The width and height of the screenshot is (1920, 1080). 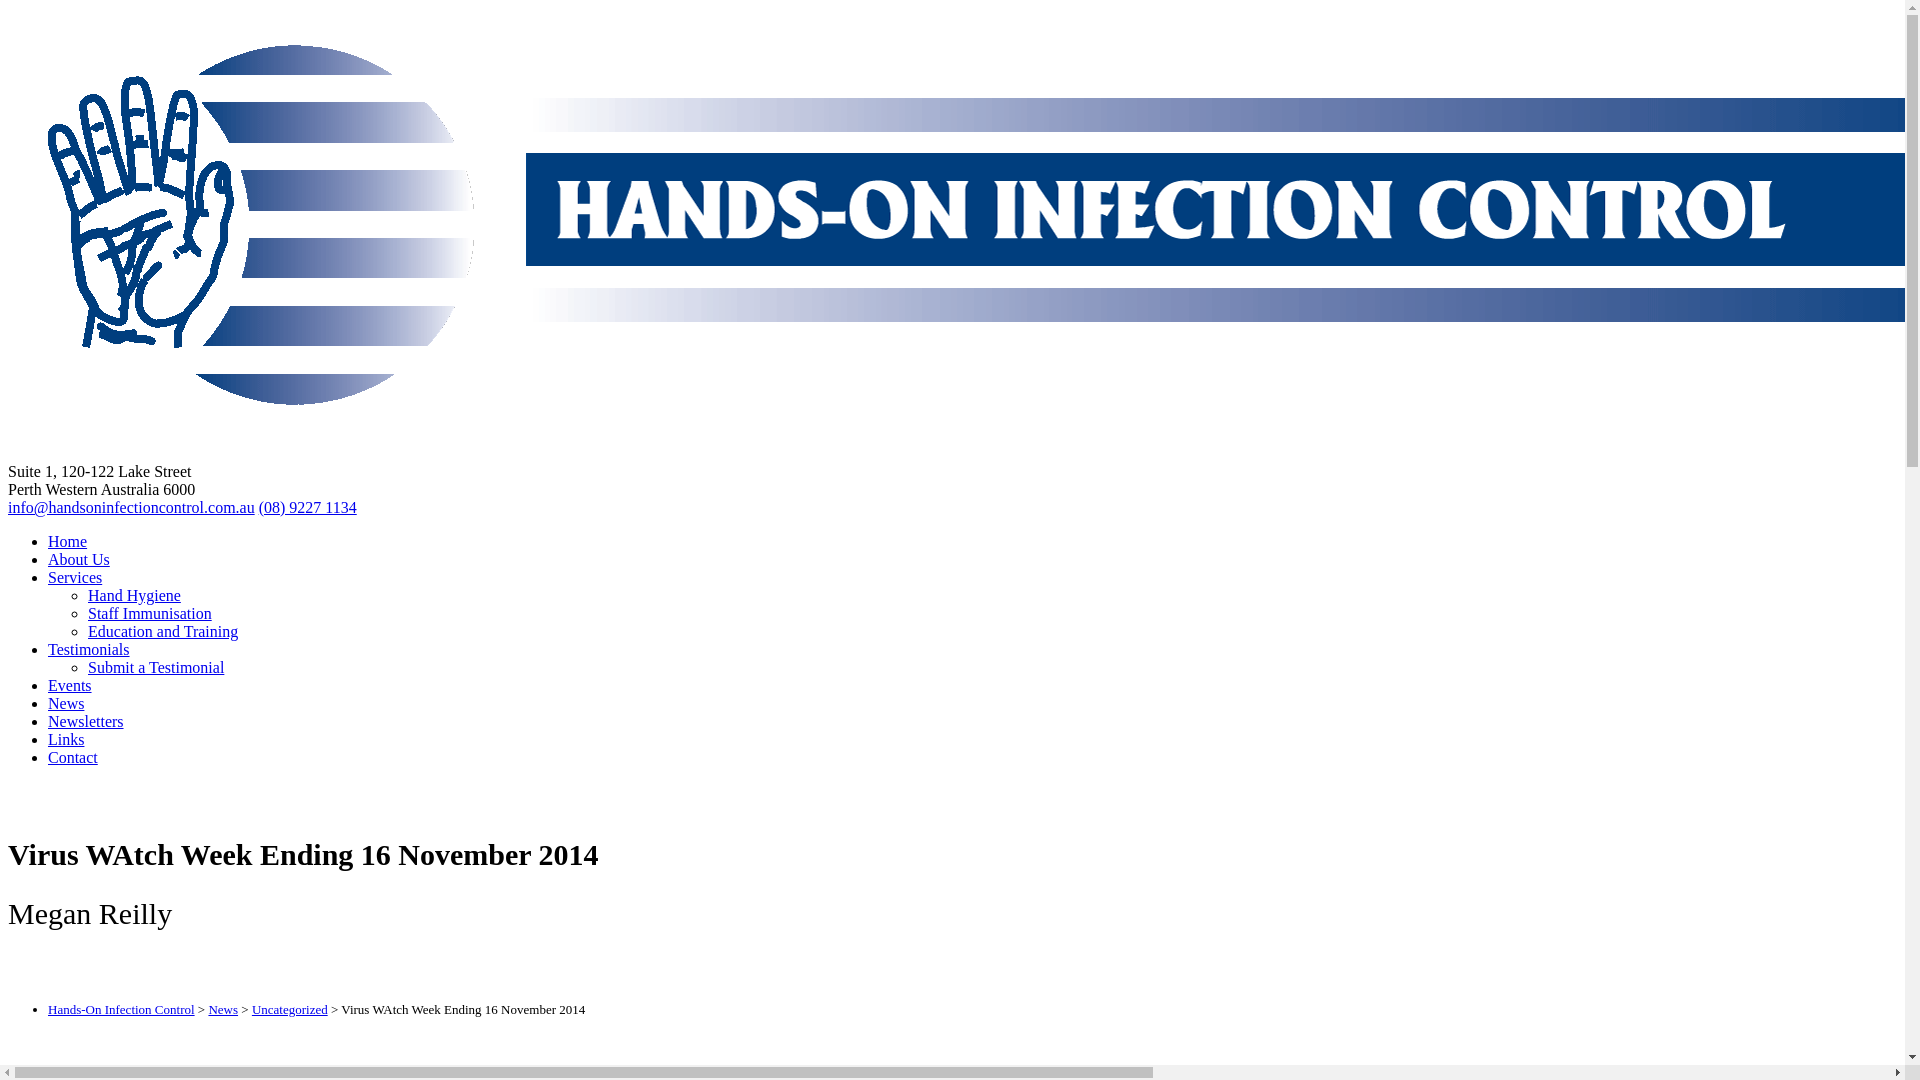 I want to click on 'Submit a Testimonial', so click(x=155, y=667).